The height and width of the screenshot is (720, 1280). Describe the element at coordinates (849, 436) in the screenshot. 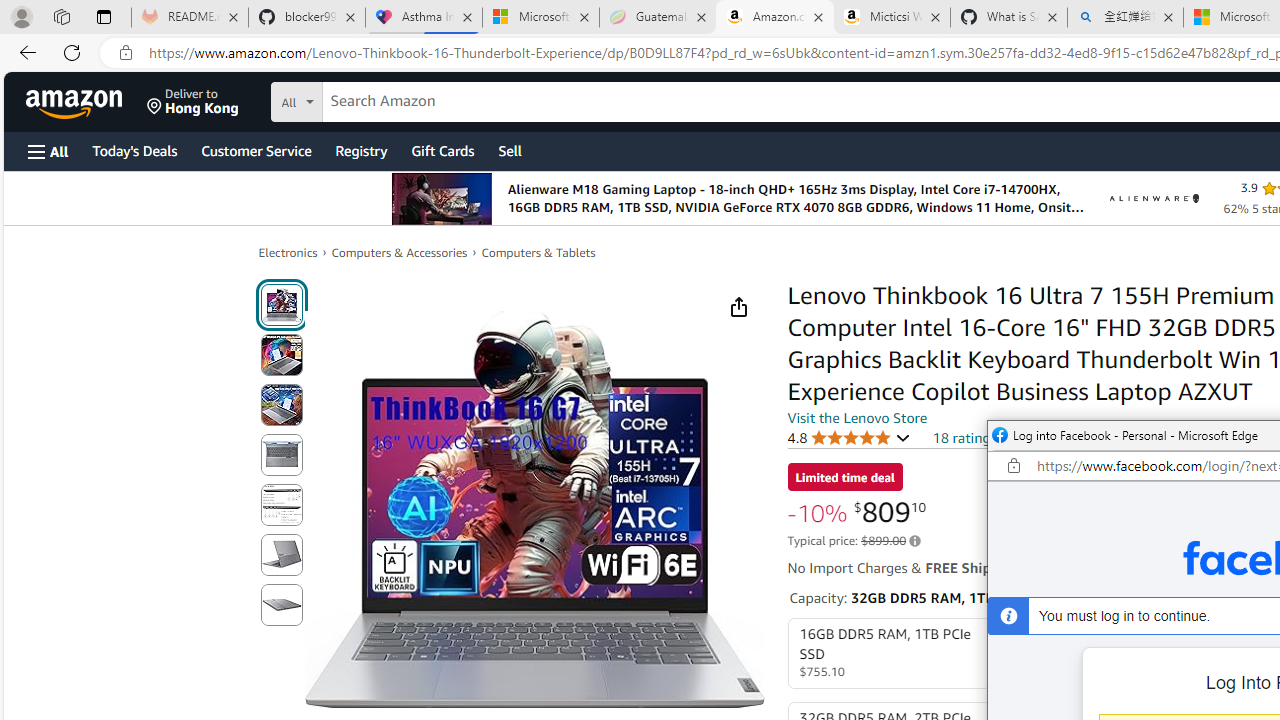

I see `'4.8 4.8 out of 5 stars'` at that location.